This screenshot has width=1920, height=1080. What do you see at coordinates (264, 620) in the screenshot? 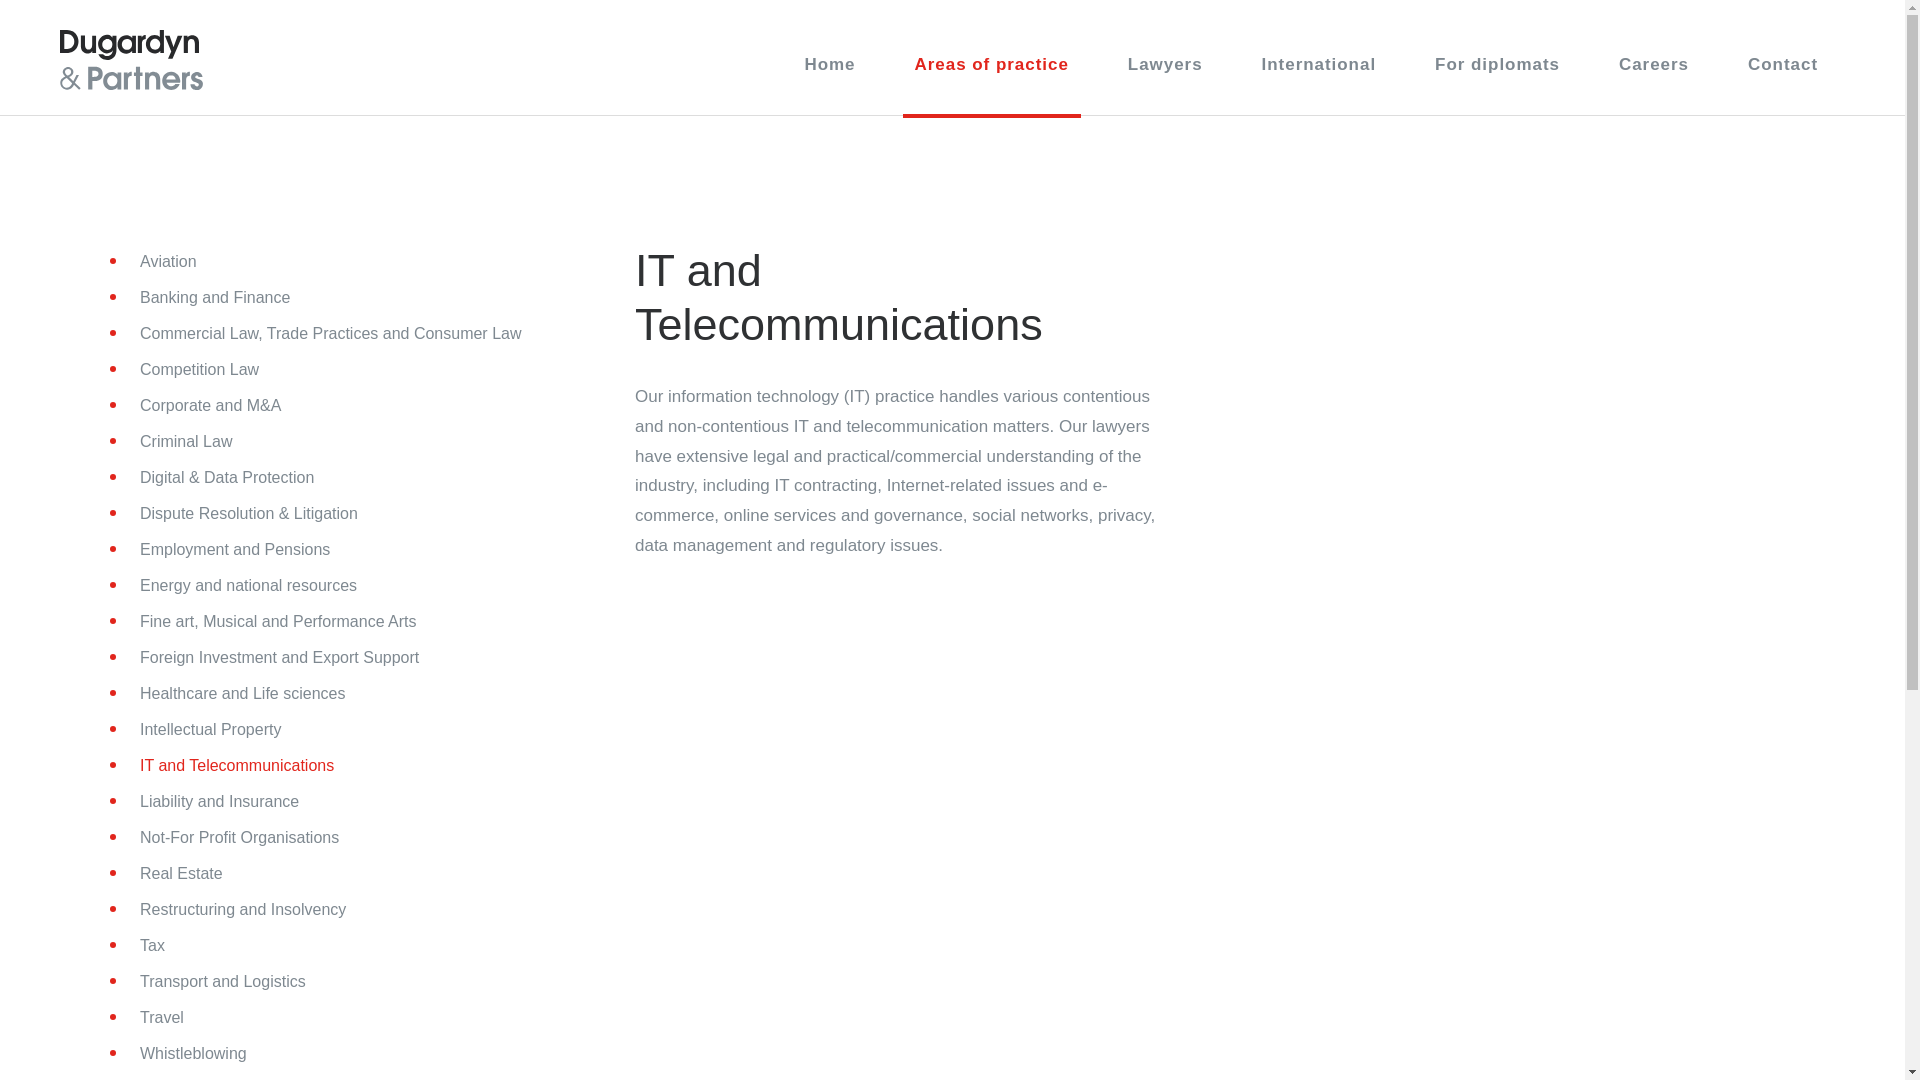
I see `'Fine art, Musical and Performance Arts'` at bounding box center [264, 620].